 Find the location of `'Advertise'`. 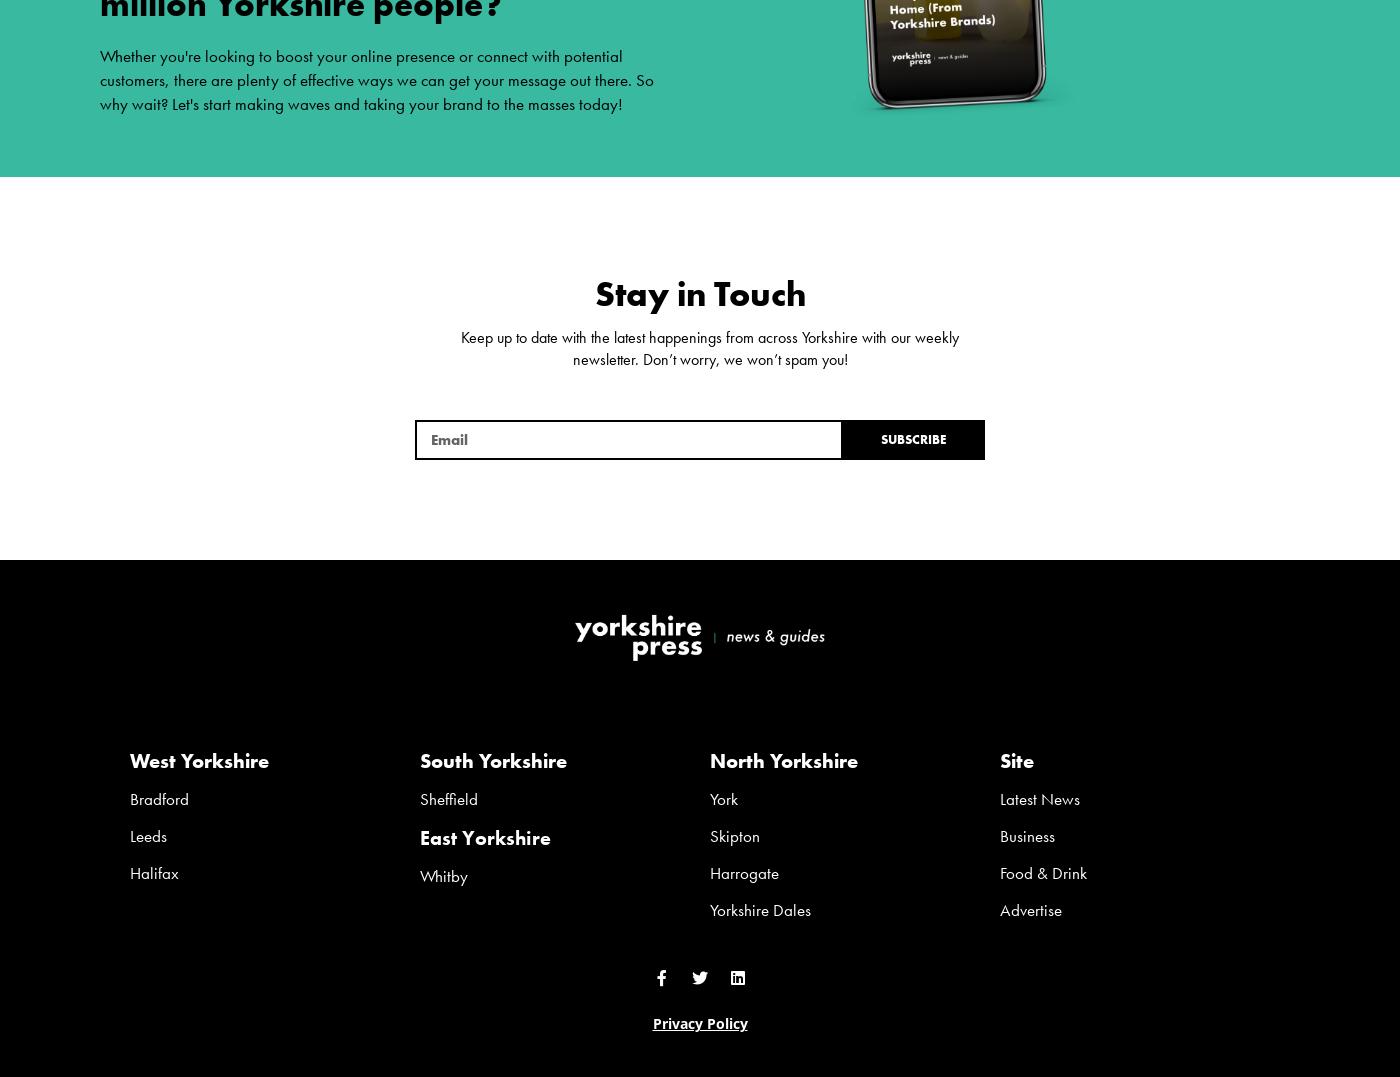

'Advertise' is located at coordinates (1030, 908).